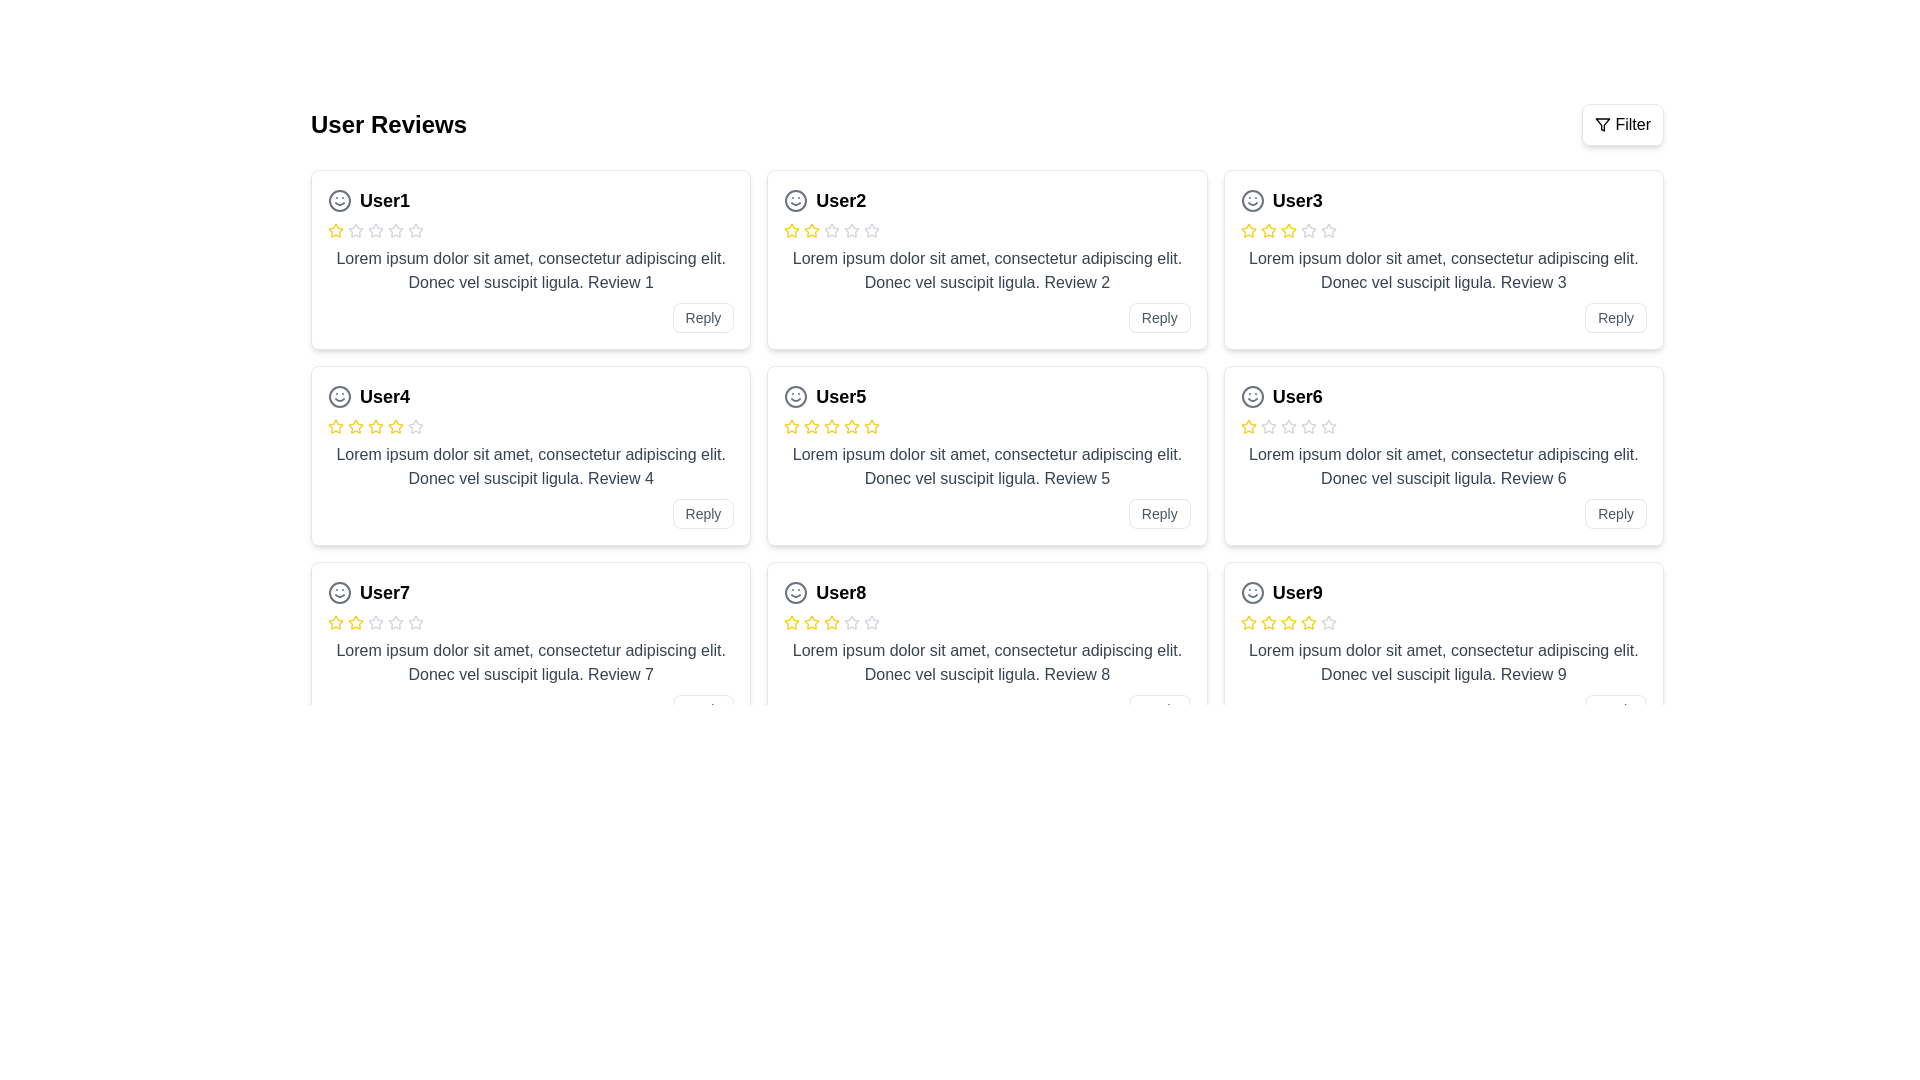  I want to click on the visual indication of the third yellow star icon in the rating interface for 'User8', located in the bottom row of the review card, so click(812, 622).